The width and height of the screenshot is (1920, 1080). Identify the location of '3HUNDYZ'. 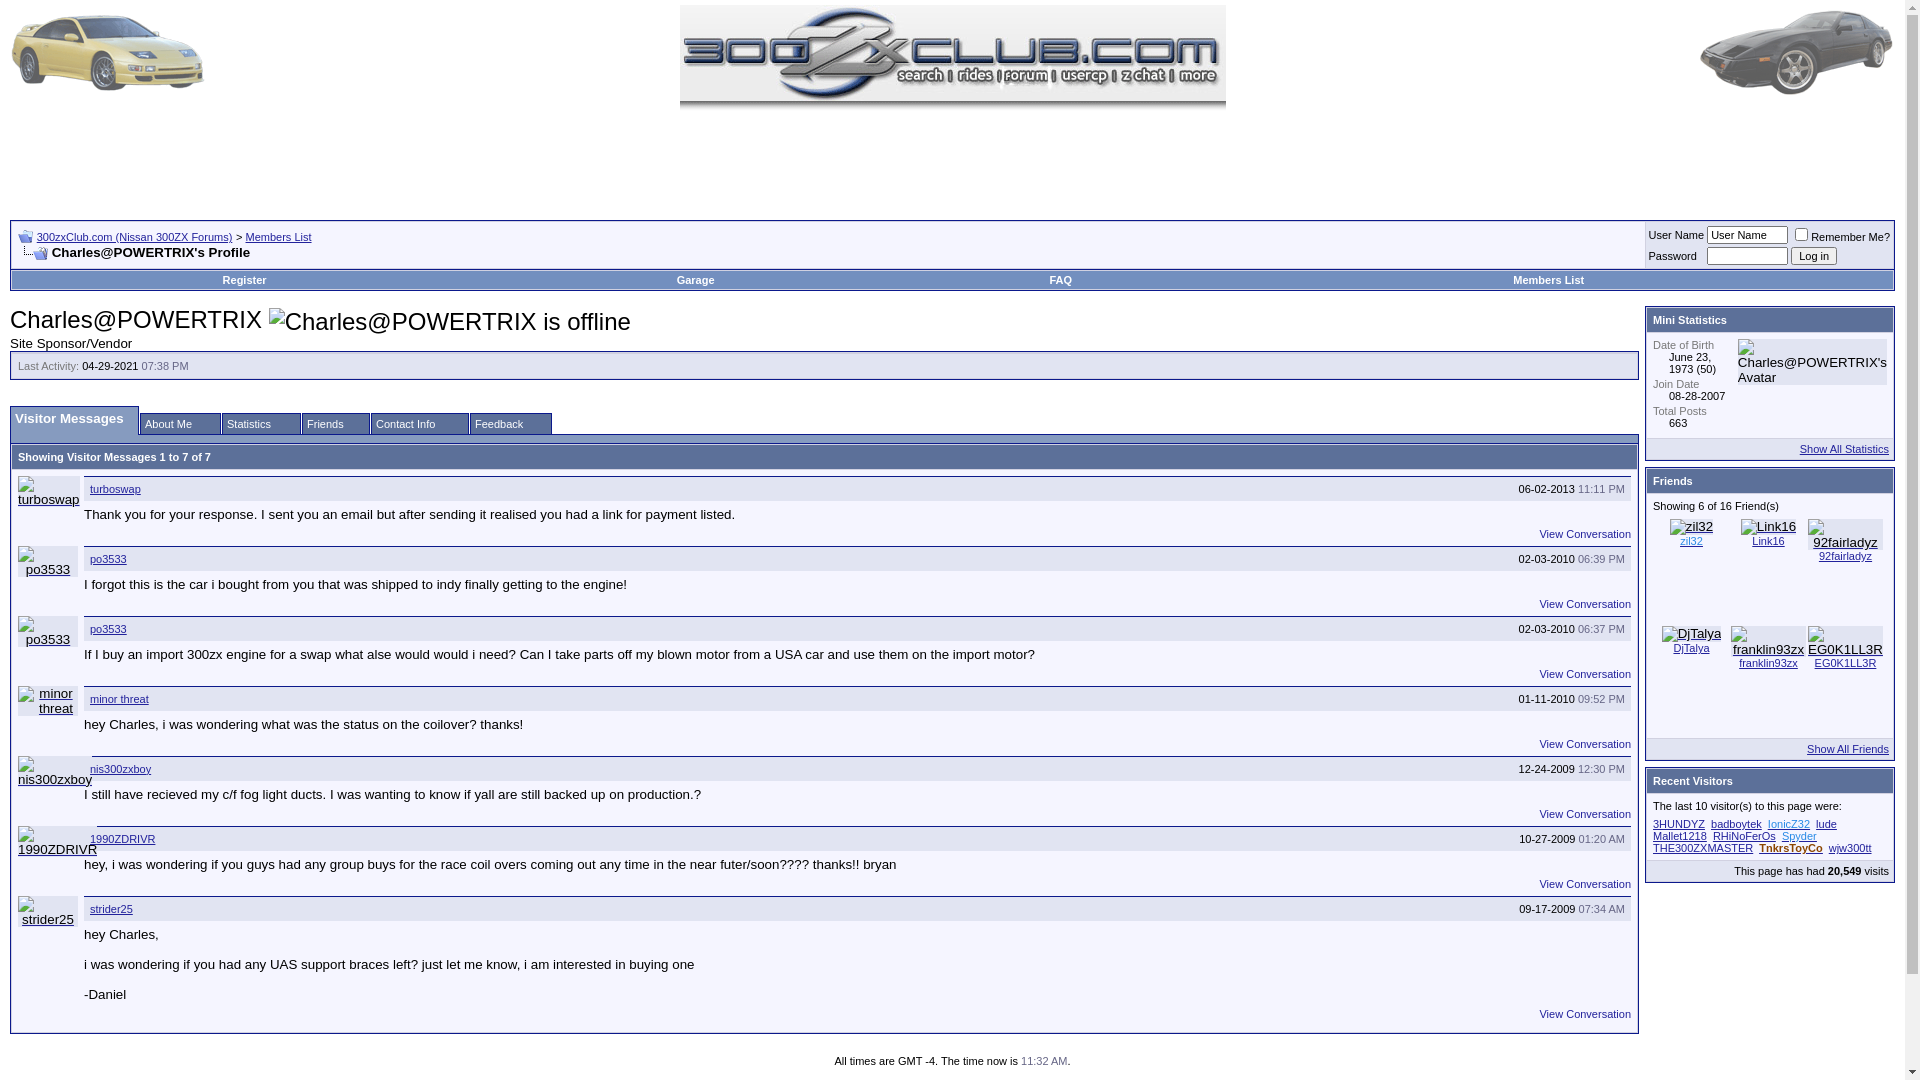
(1679, 824).